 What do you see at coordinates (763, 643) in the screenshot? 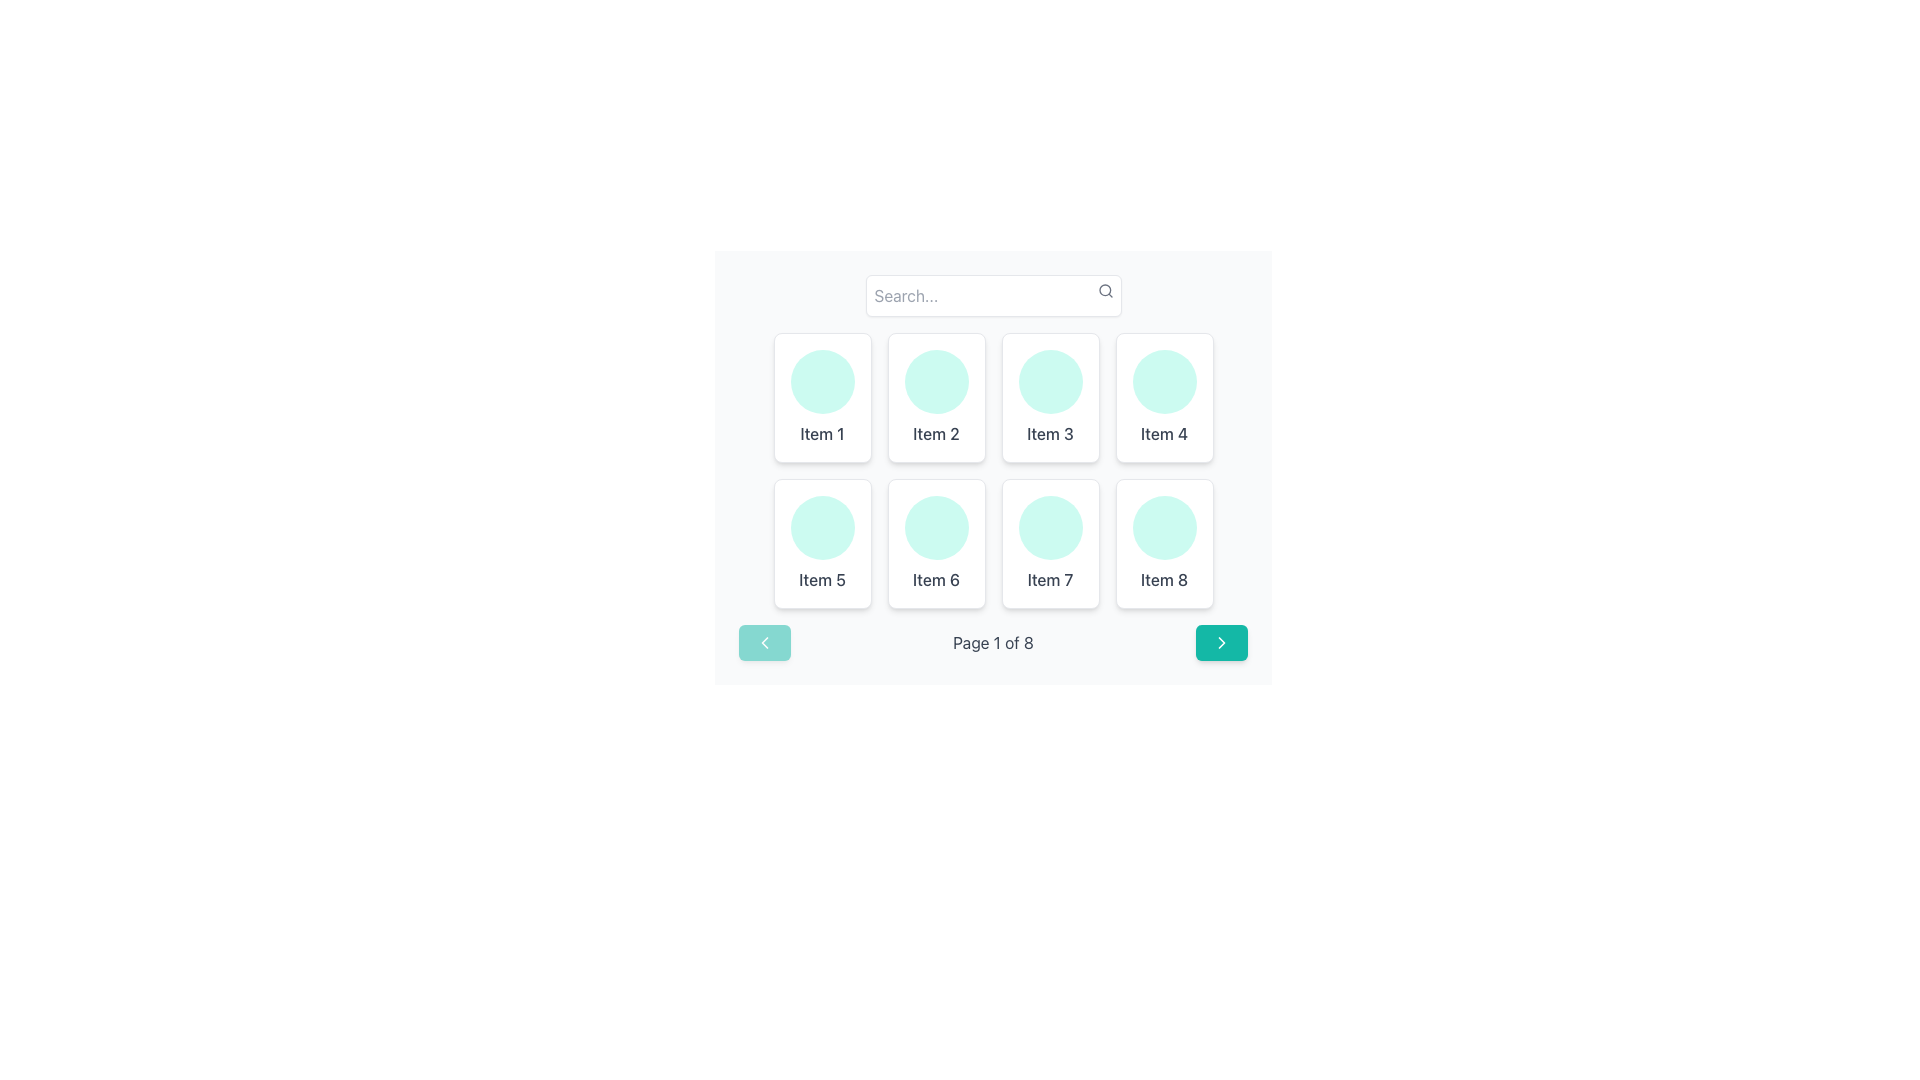
I see `the backward pagination button` at bounding box center [763, 643].